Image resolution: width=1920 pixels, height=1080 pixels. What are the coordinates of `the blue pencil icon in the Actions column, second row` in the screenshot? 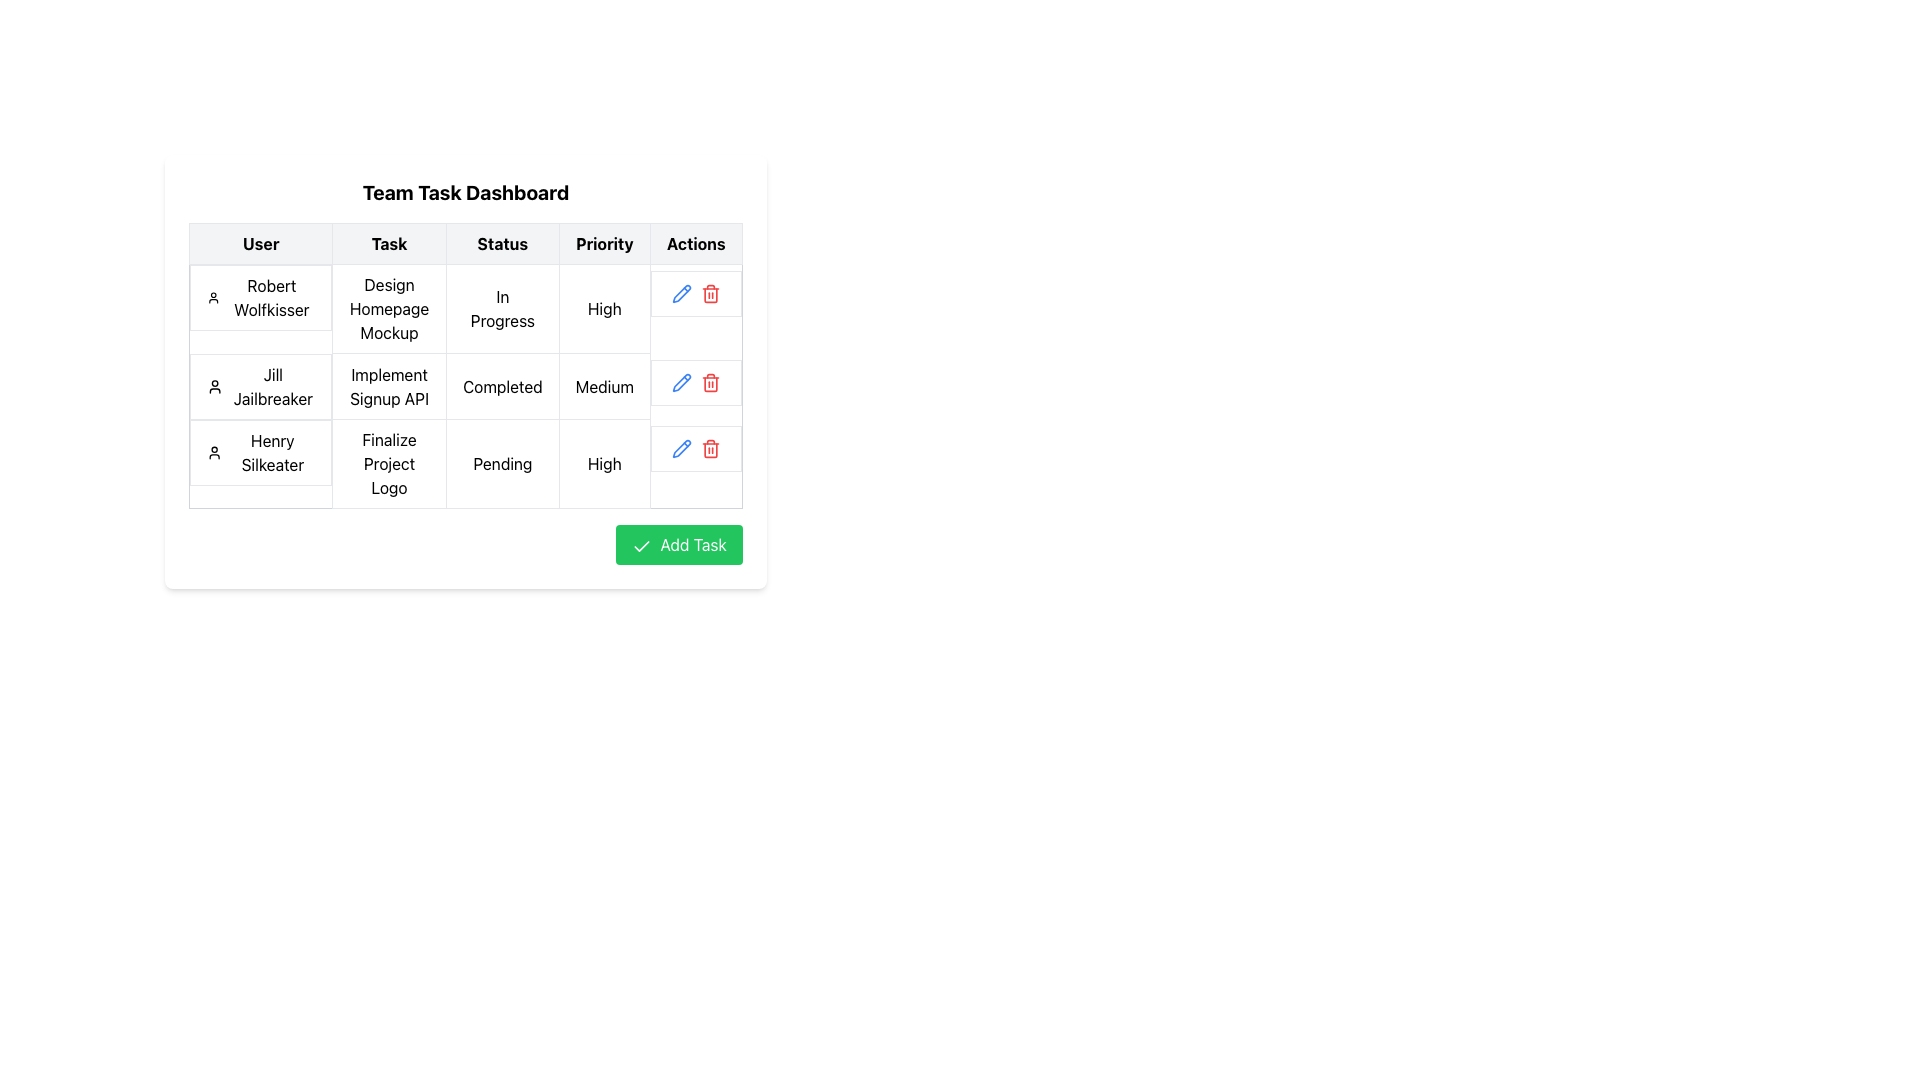 It's located at (682, 293).